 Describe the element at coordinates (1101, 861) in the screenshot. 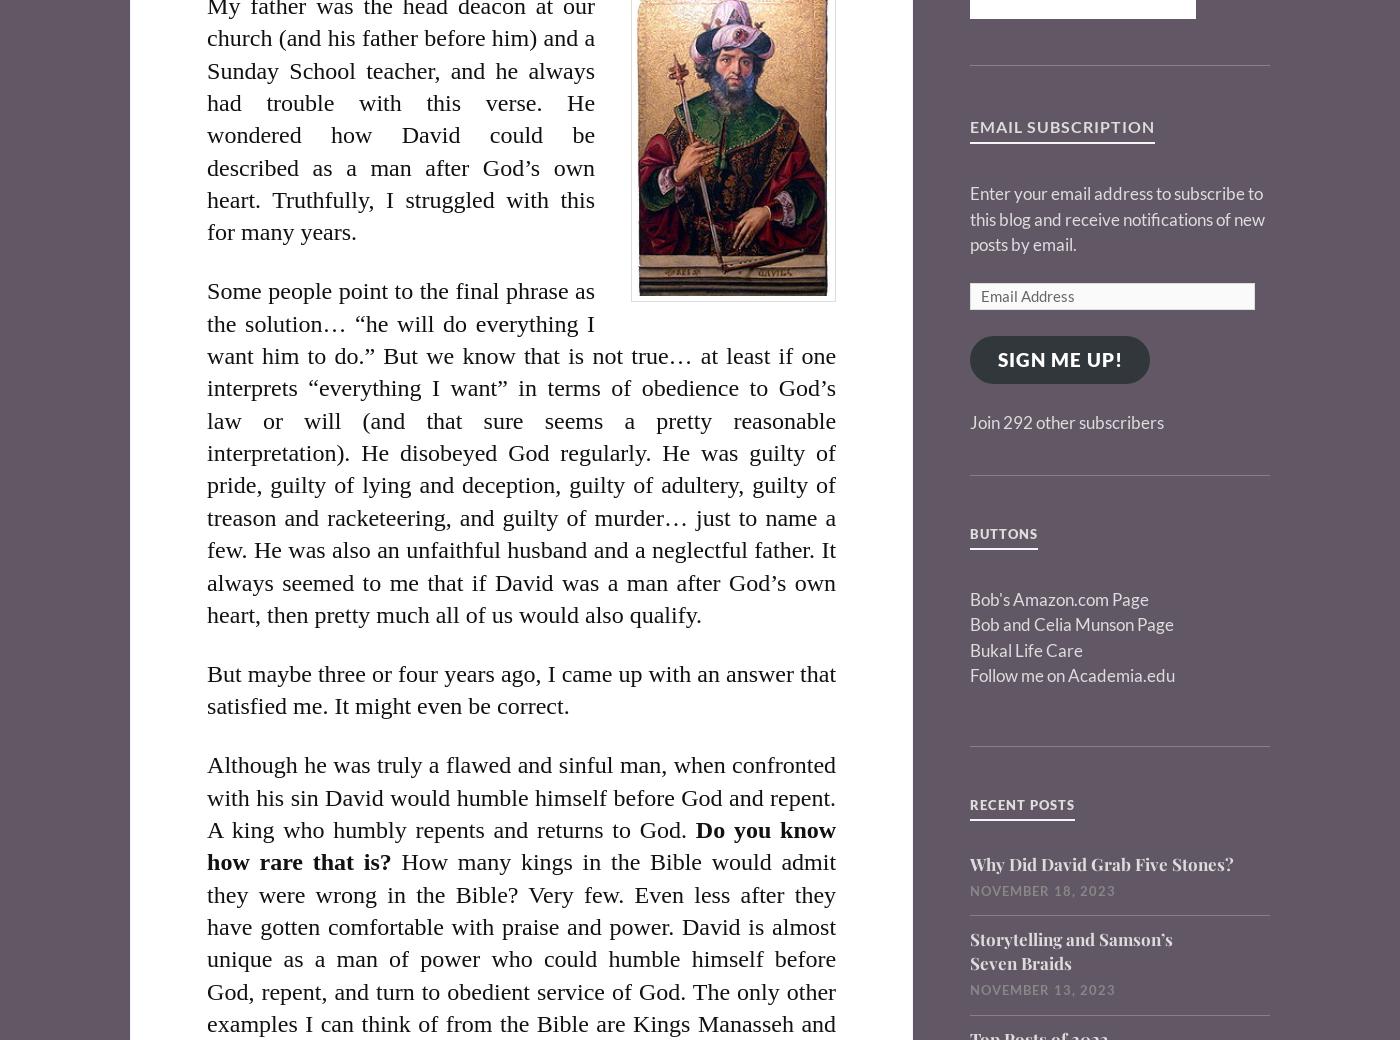

I see `'Why Did David Grab Five Stones?'` at that location.